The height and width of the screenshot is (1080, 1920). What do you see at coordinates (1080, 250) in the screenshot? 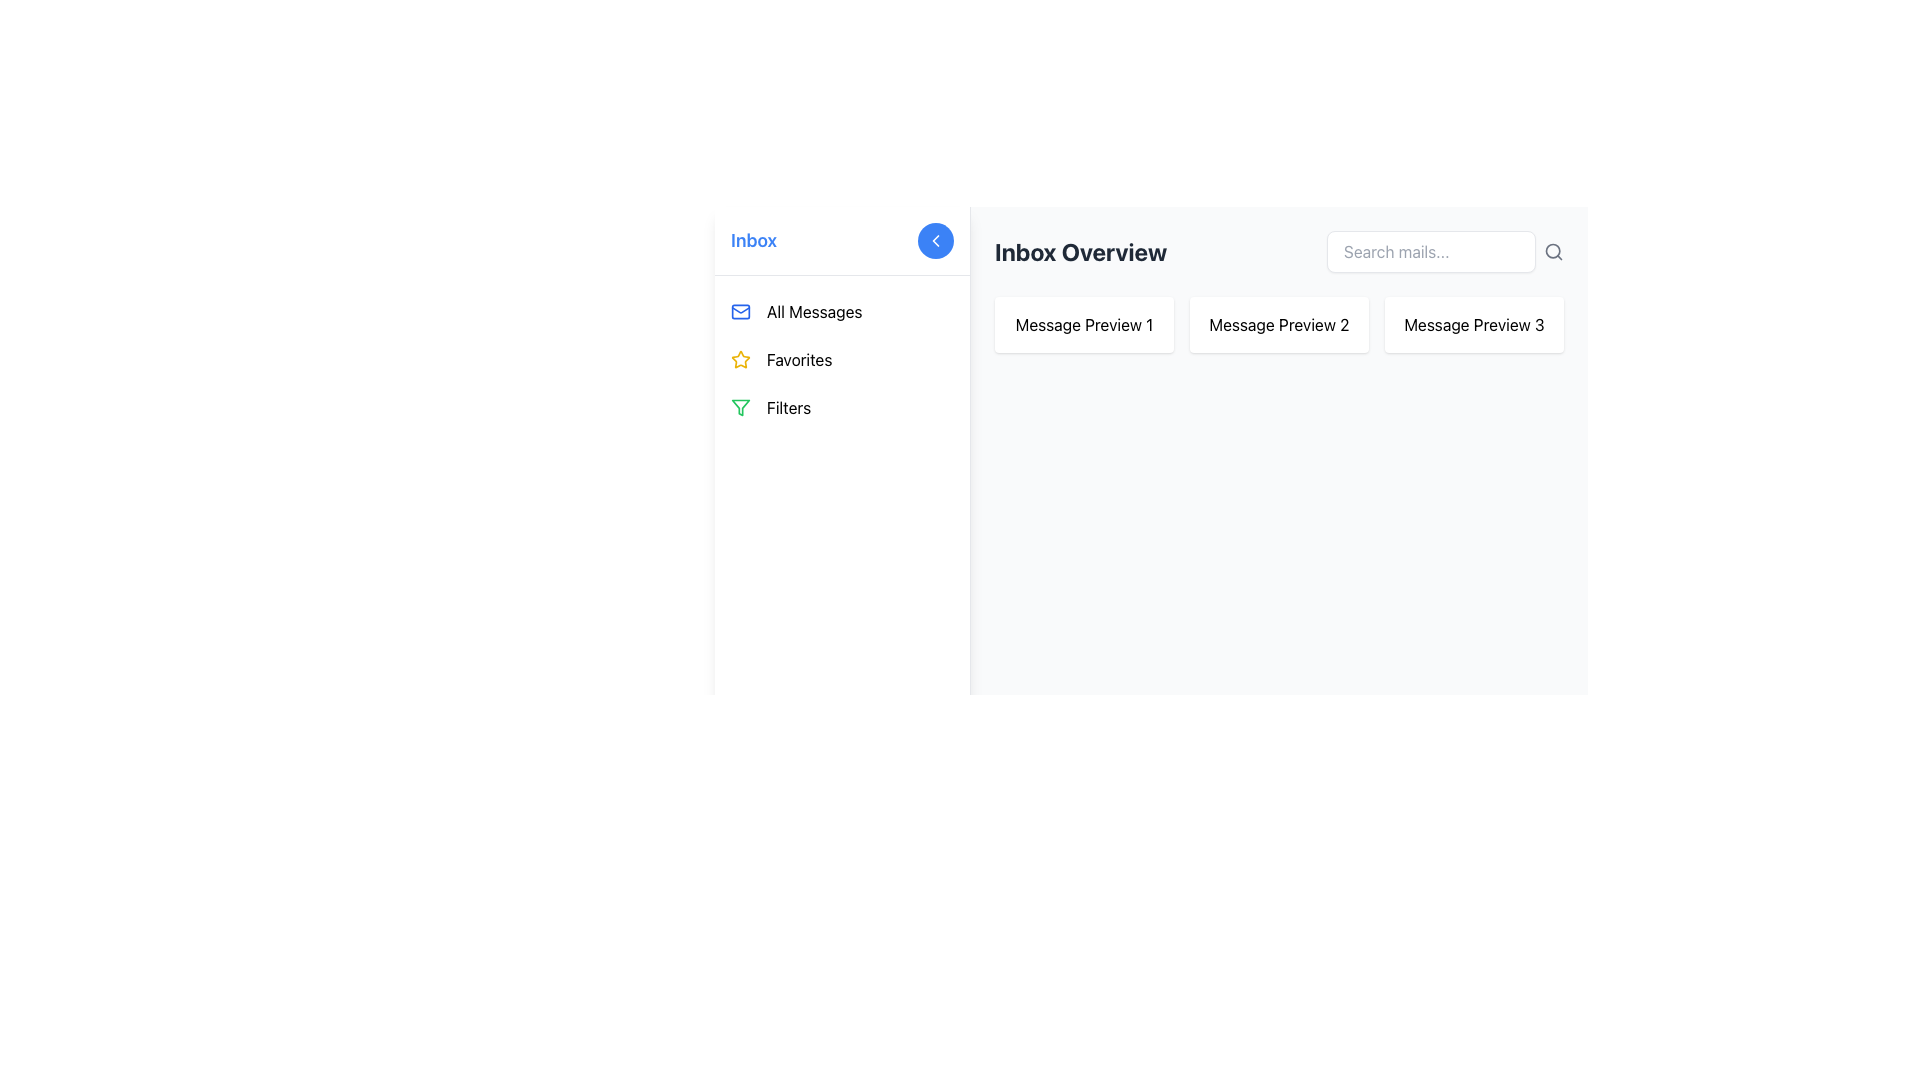
I see `text label 'Inbox Overview' which is prominently displayed in bold at the top-left of the interface, positioned to the left of the search bar` at bounding box center [1080, 250].